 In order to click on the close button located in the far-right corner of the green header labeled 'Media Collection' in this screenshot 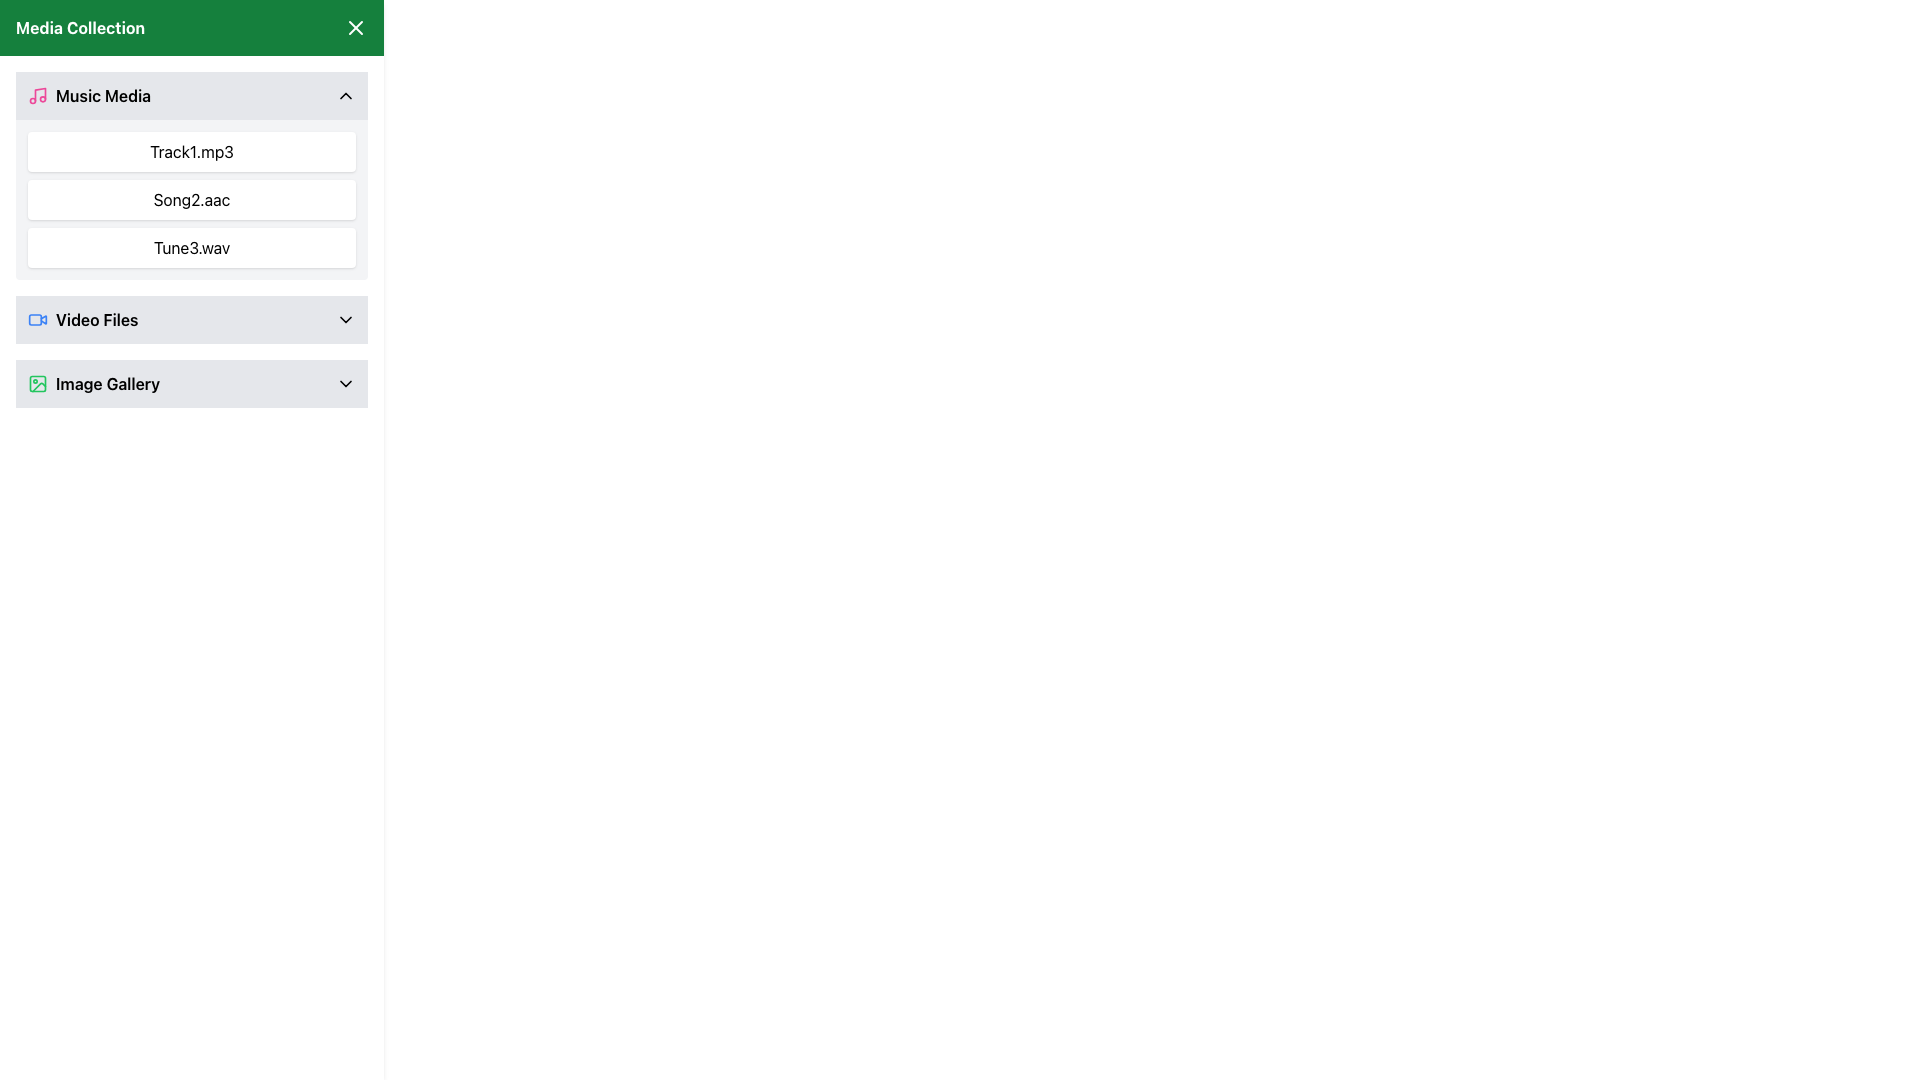, I will do `click(355, 27)`.